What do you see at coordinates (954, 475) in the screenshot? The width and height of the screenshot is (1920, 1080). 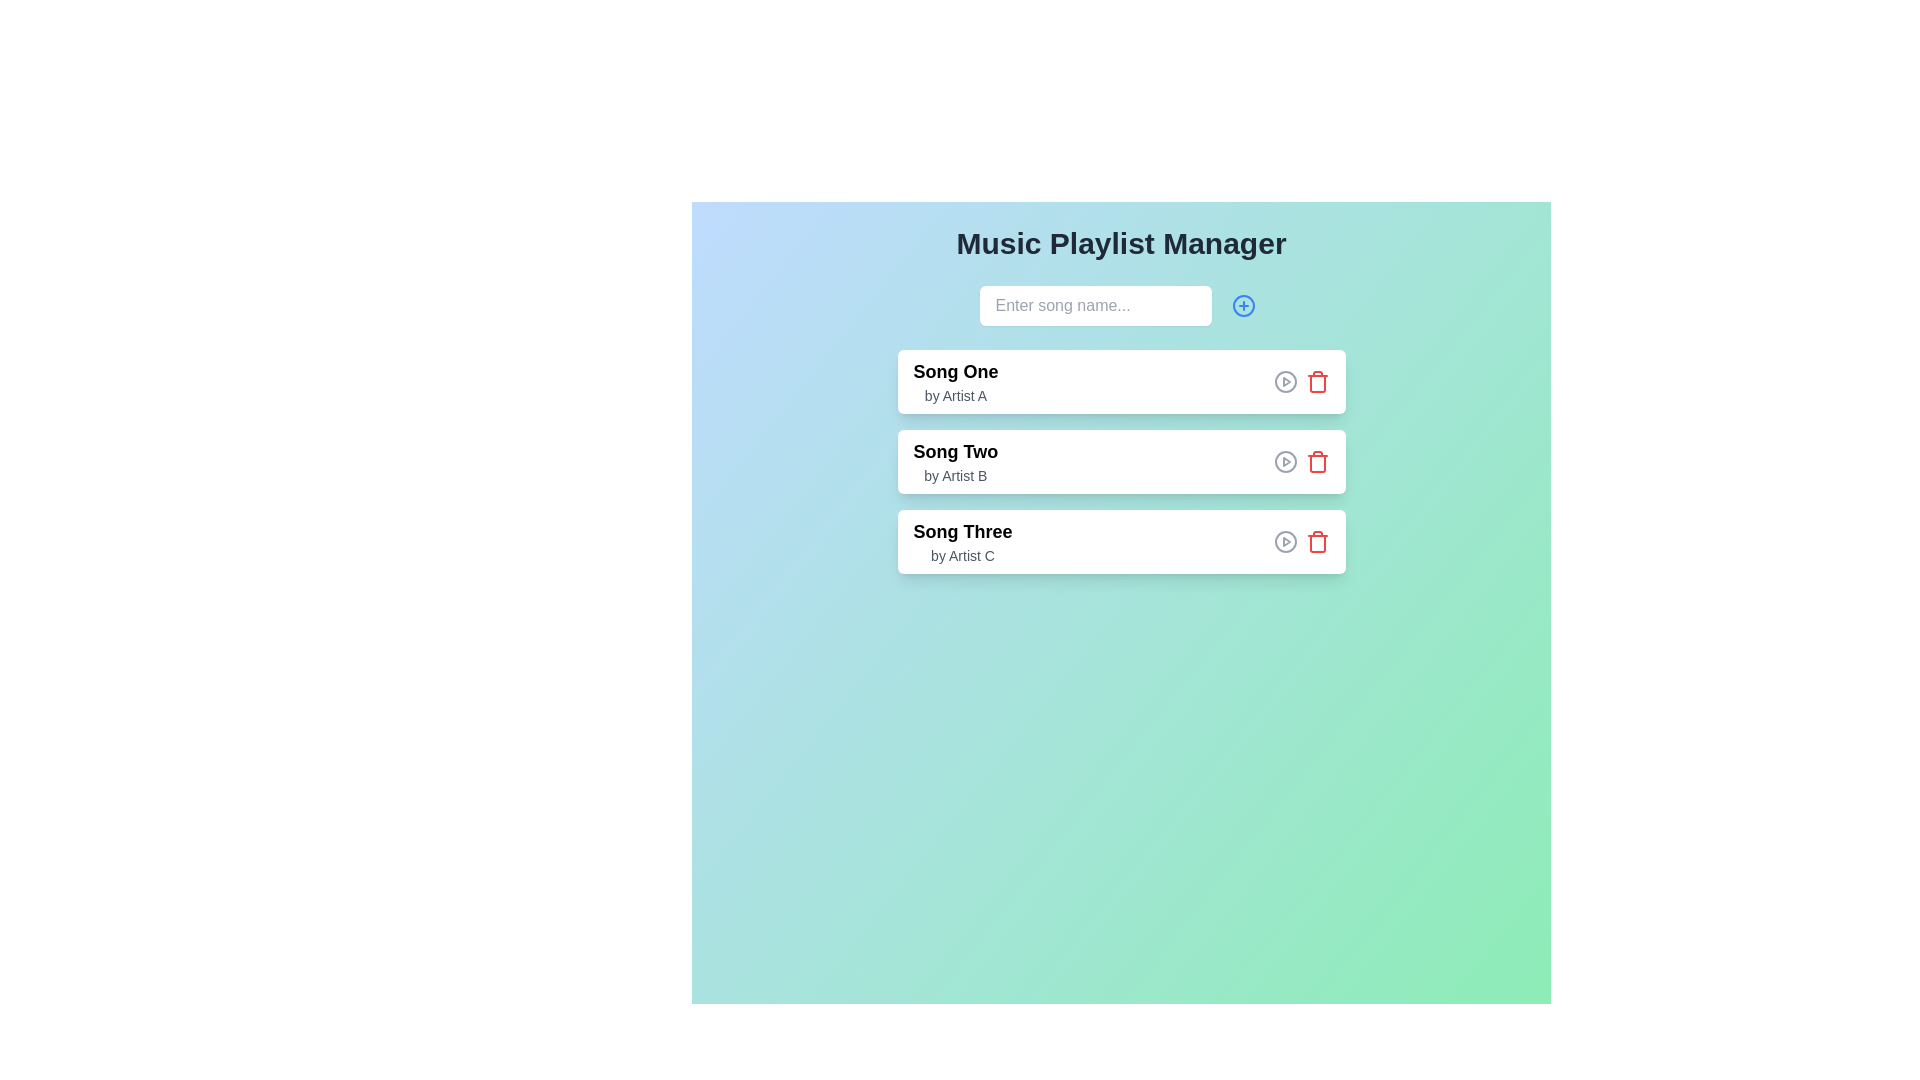 I see `the Text label displaying the artist's name for the song 'Song Two', which is located below the song title in the Music Playlist Manager interface` at bounding box center [954, 475].